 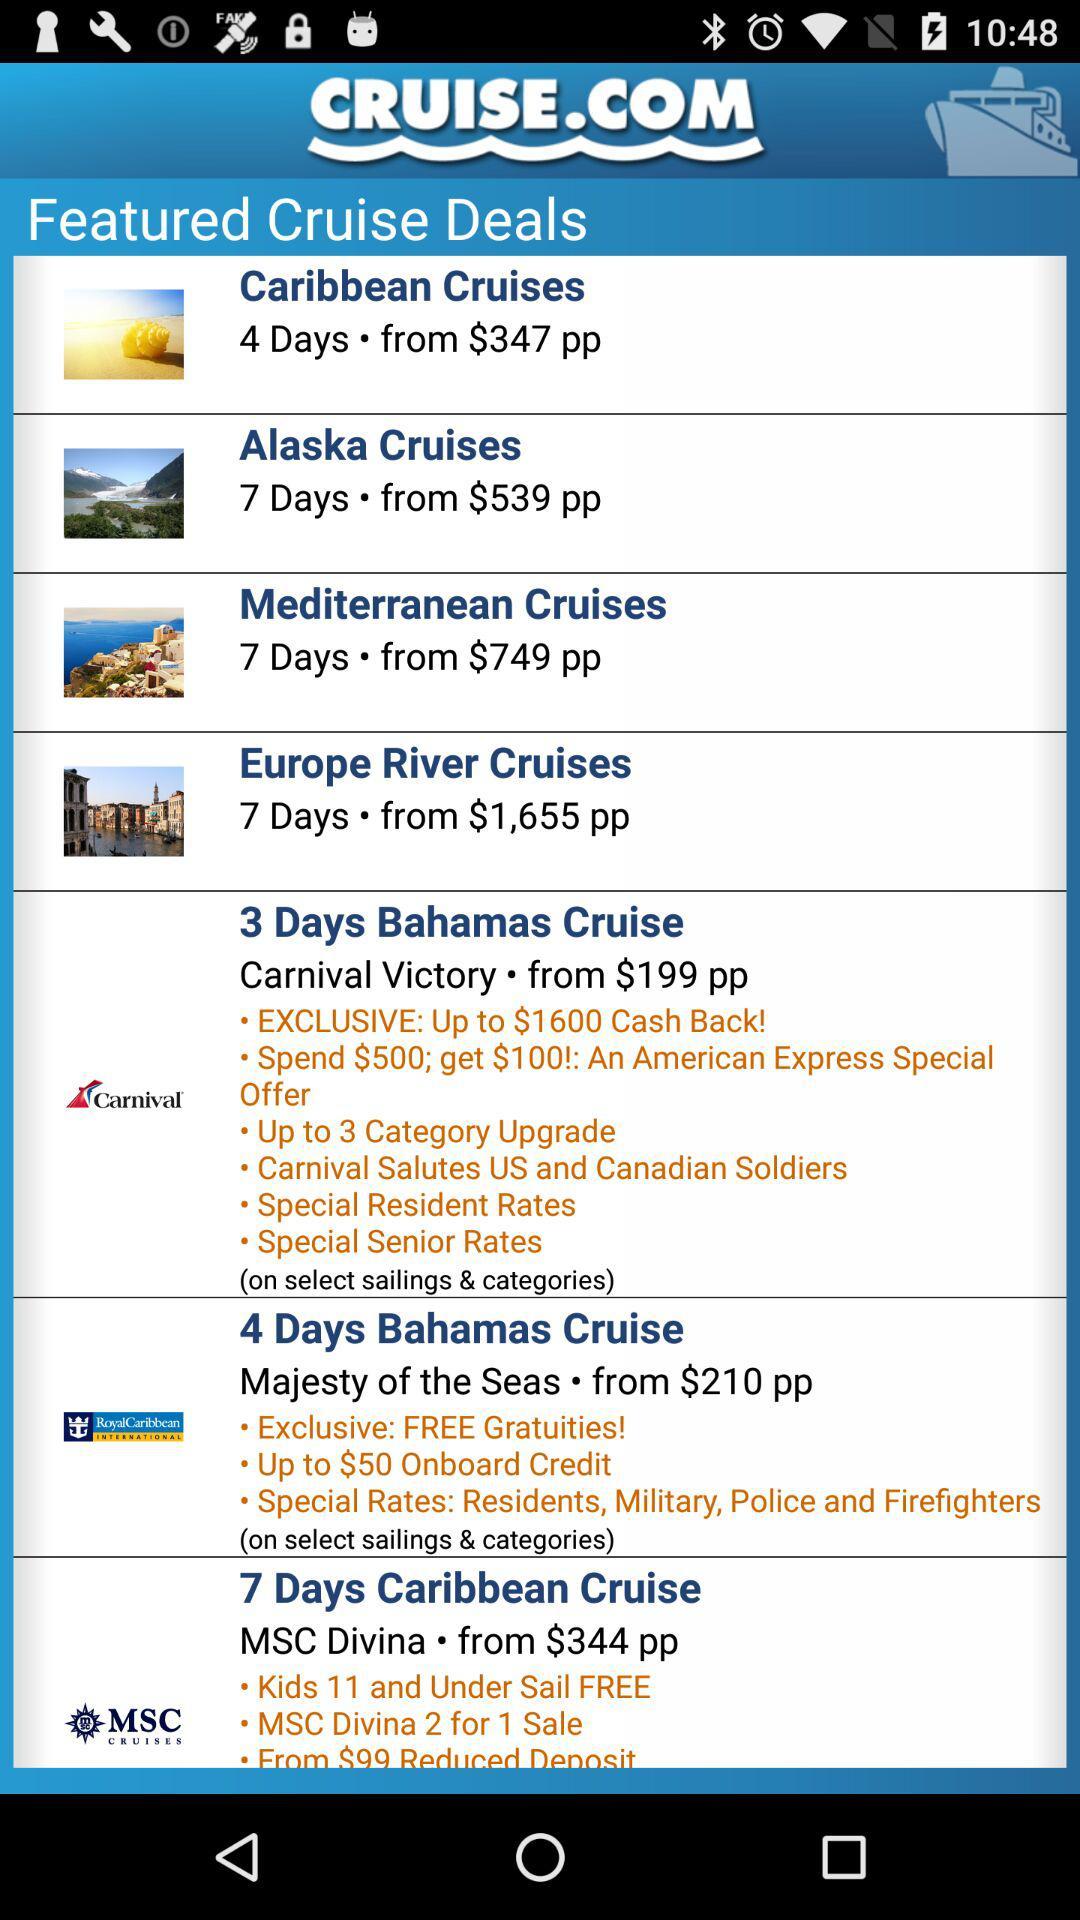 What do you see at coordinates (411, 283) in the screenshot?
I see `icon above 4 days from icon` at bounding box center [411, 283].